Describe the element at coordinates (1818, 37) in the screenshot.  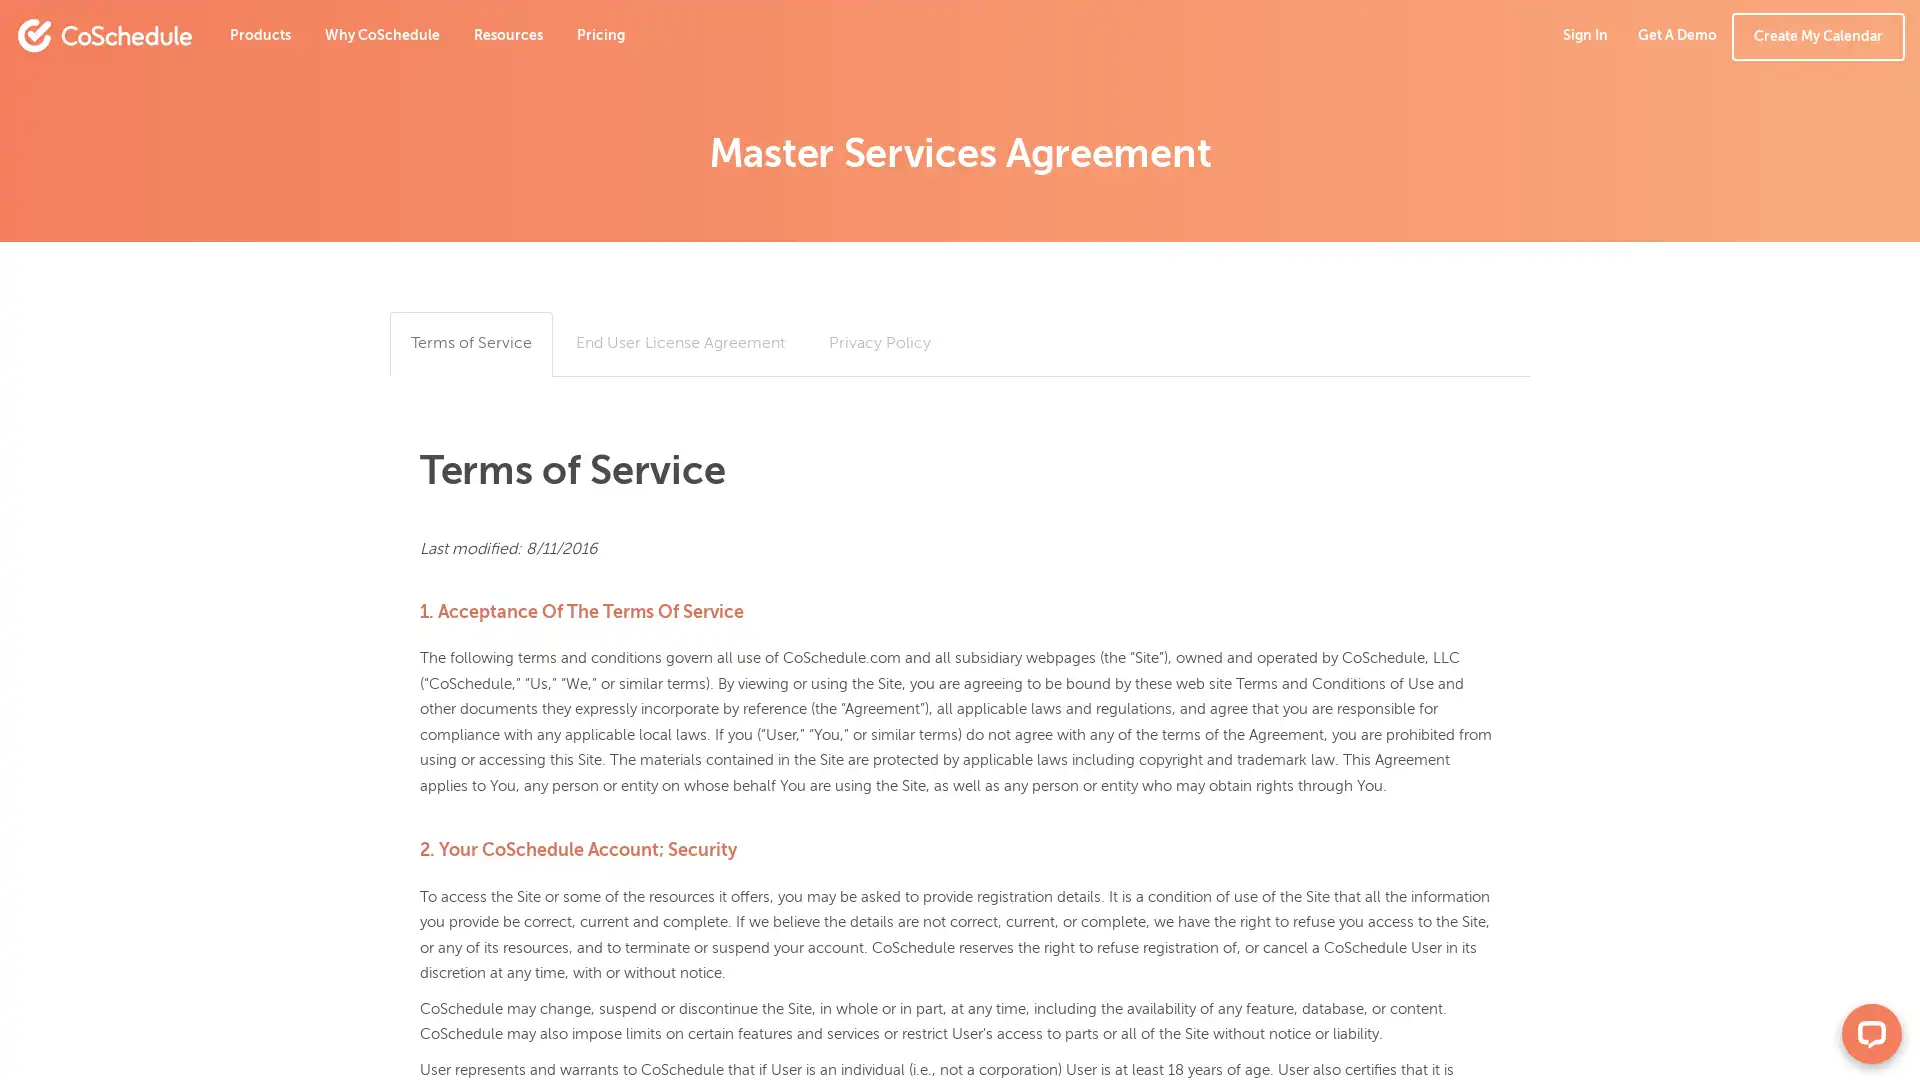
I see `Create My Calendar` at that location.